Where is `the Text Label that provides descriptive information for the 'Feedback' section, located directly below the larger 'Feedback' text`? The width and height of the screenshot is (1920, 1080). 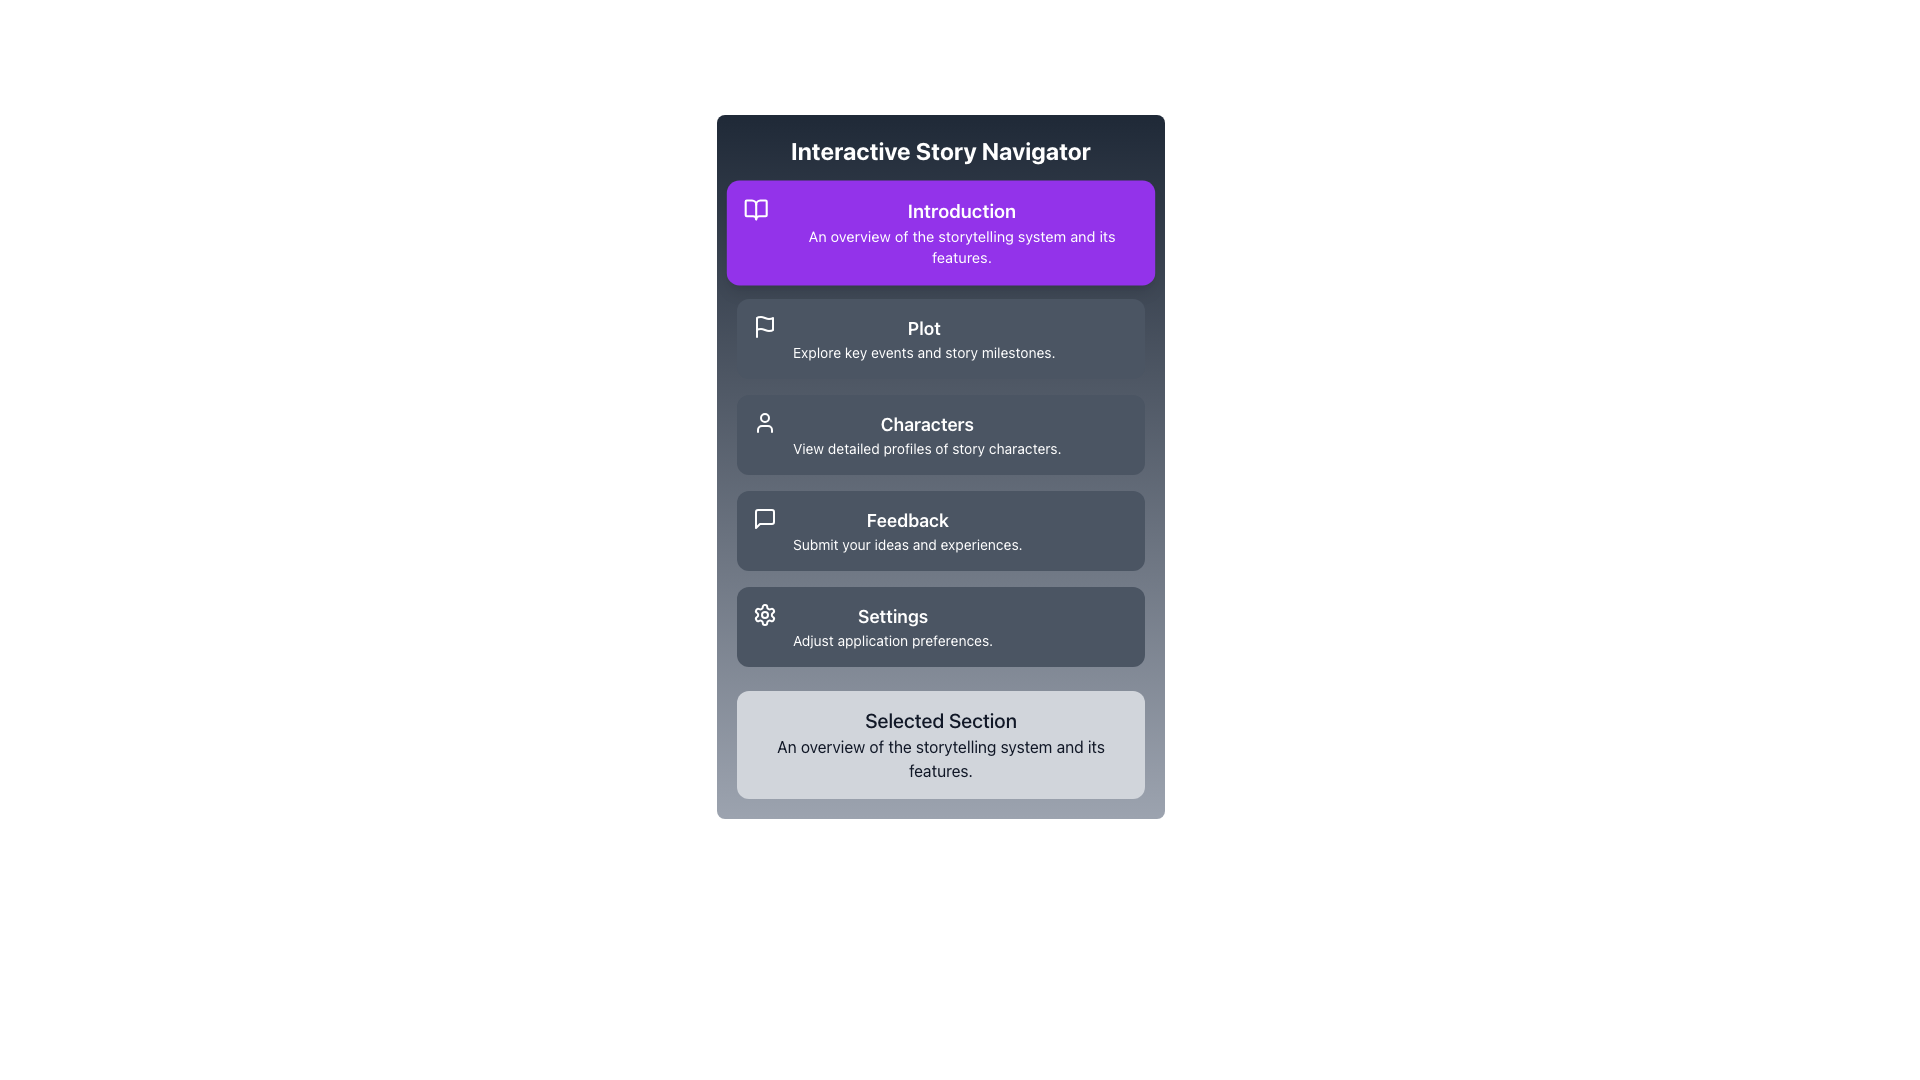 the Text Label that provides descriptive information for the 'Feedback' section, located directly below the larger 'Feedback' text is located at coordinates (906, 544).